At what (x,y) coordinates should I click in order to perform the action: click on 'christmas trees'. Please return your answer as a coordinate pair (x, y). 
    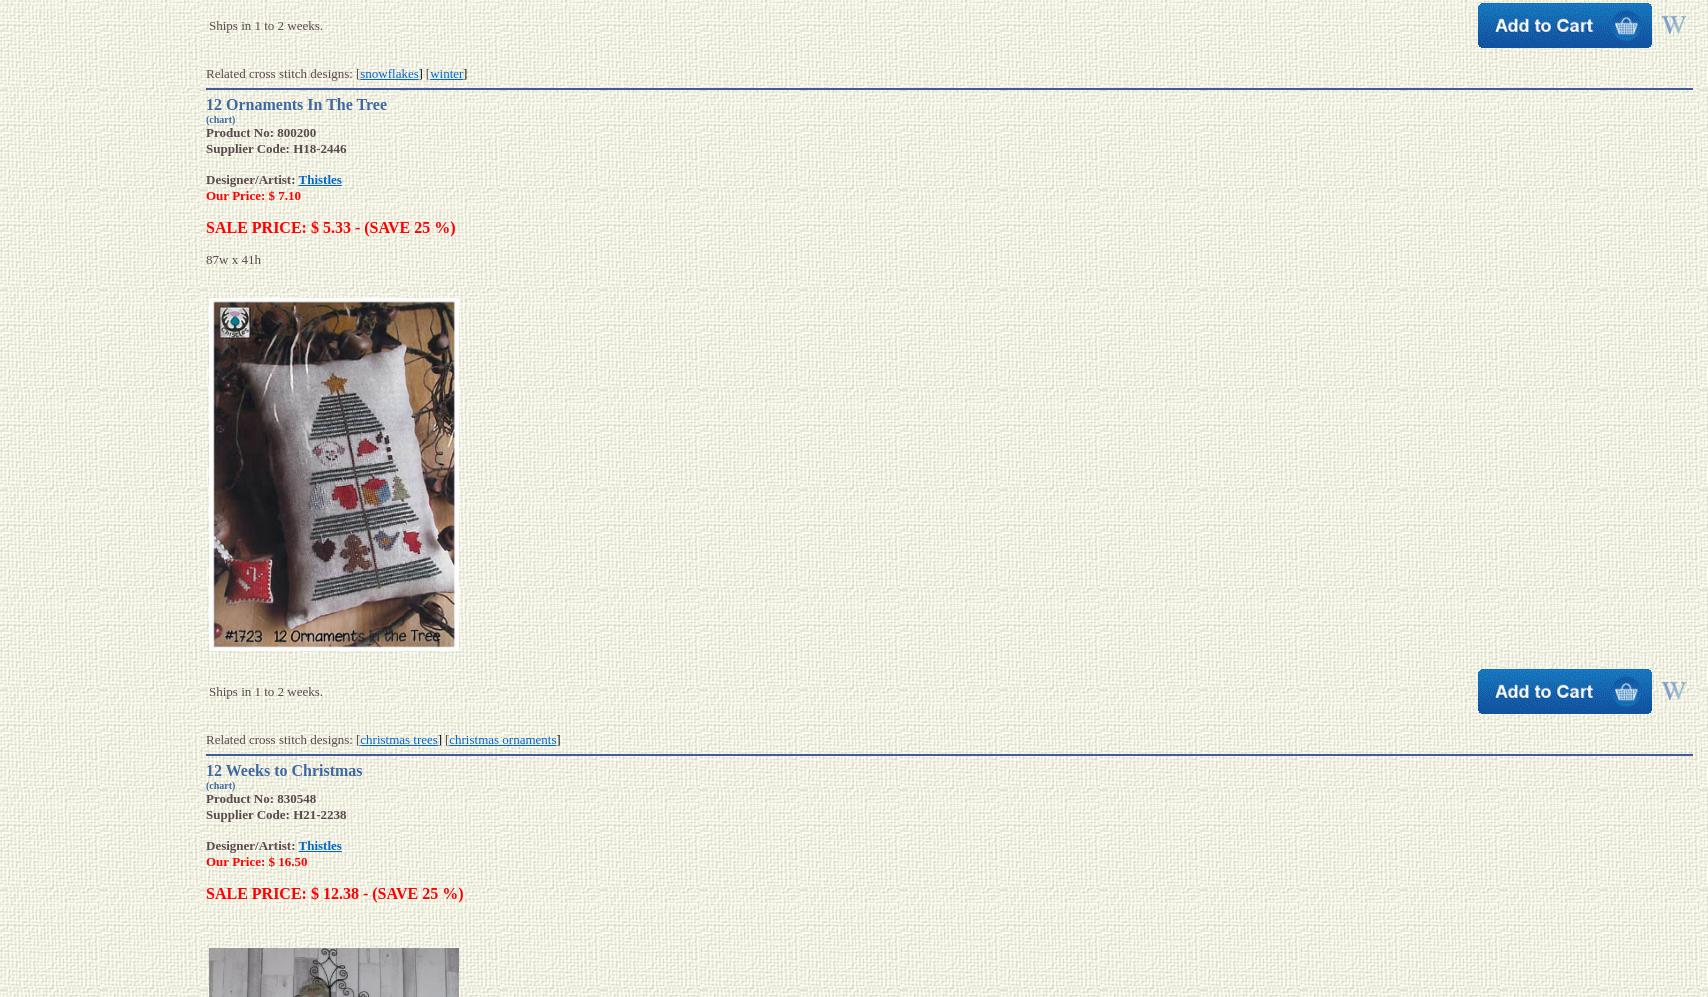
    Looking at the image, I should click on (360, 738).